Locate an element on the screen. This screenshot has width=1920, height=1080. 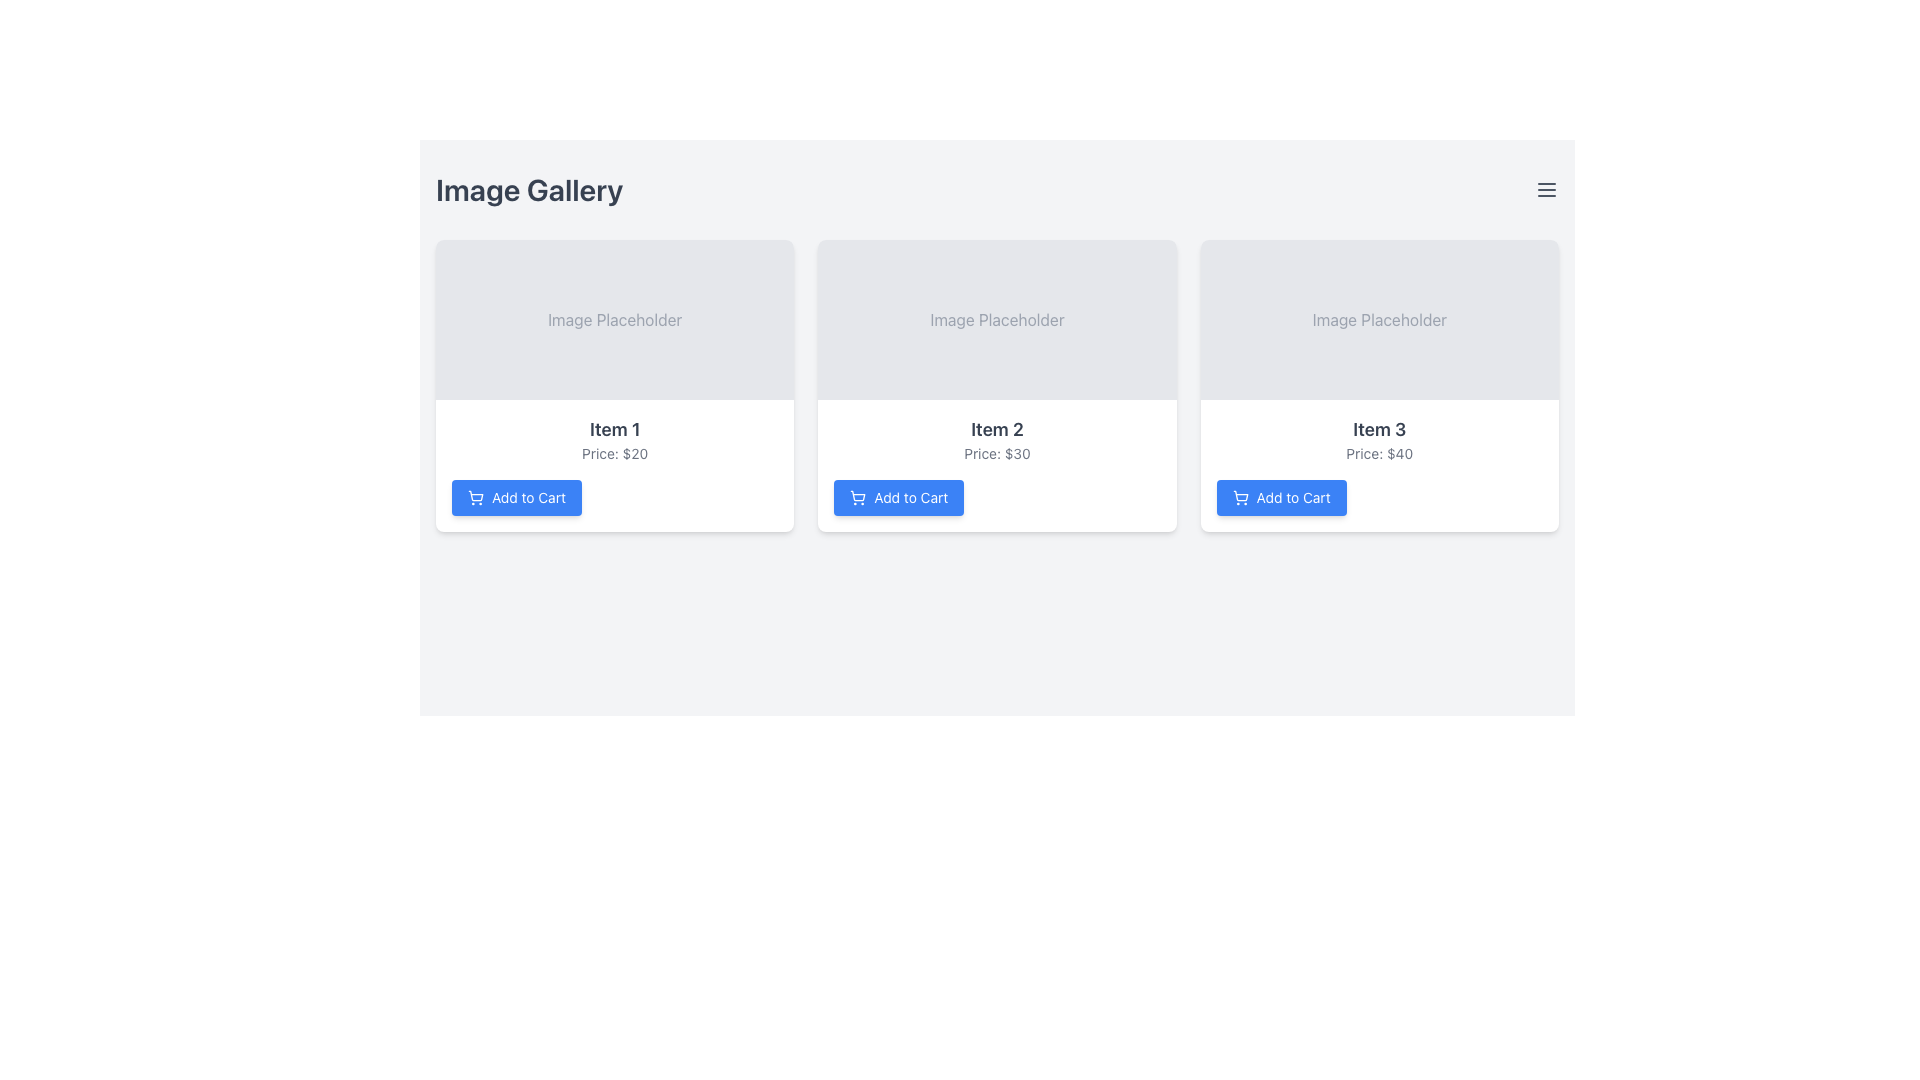
the static text component that indicates the placeholder for an image, located centrally in the top section of the third card is located at coordinates (1378, 319).